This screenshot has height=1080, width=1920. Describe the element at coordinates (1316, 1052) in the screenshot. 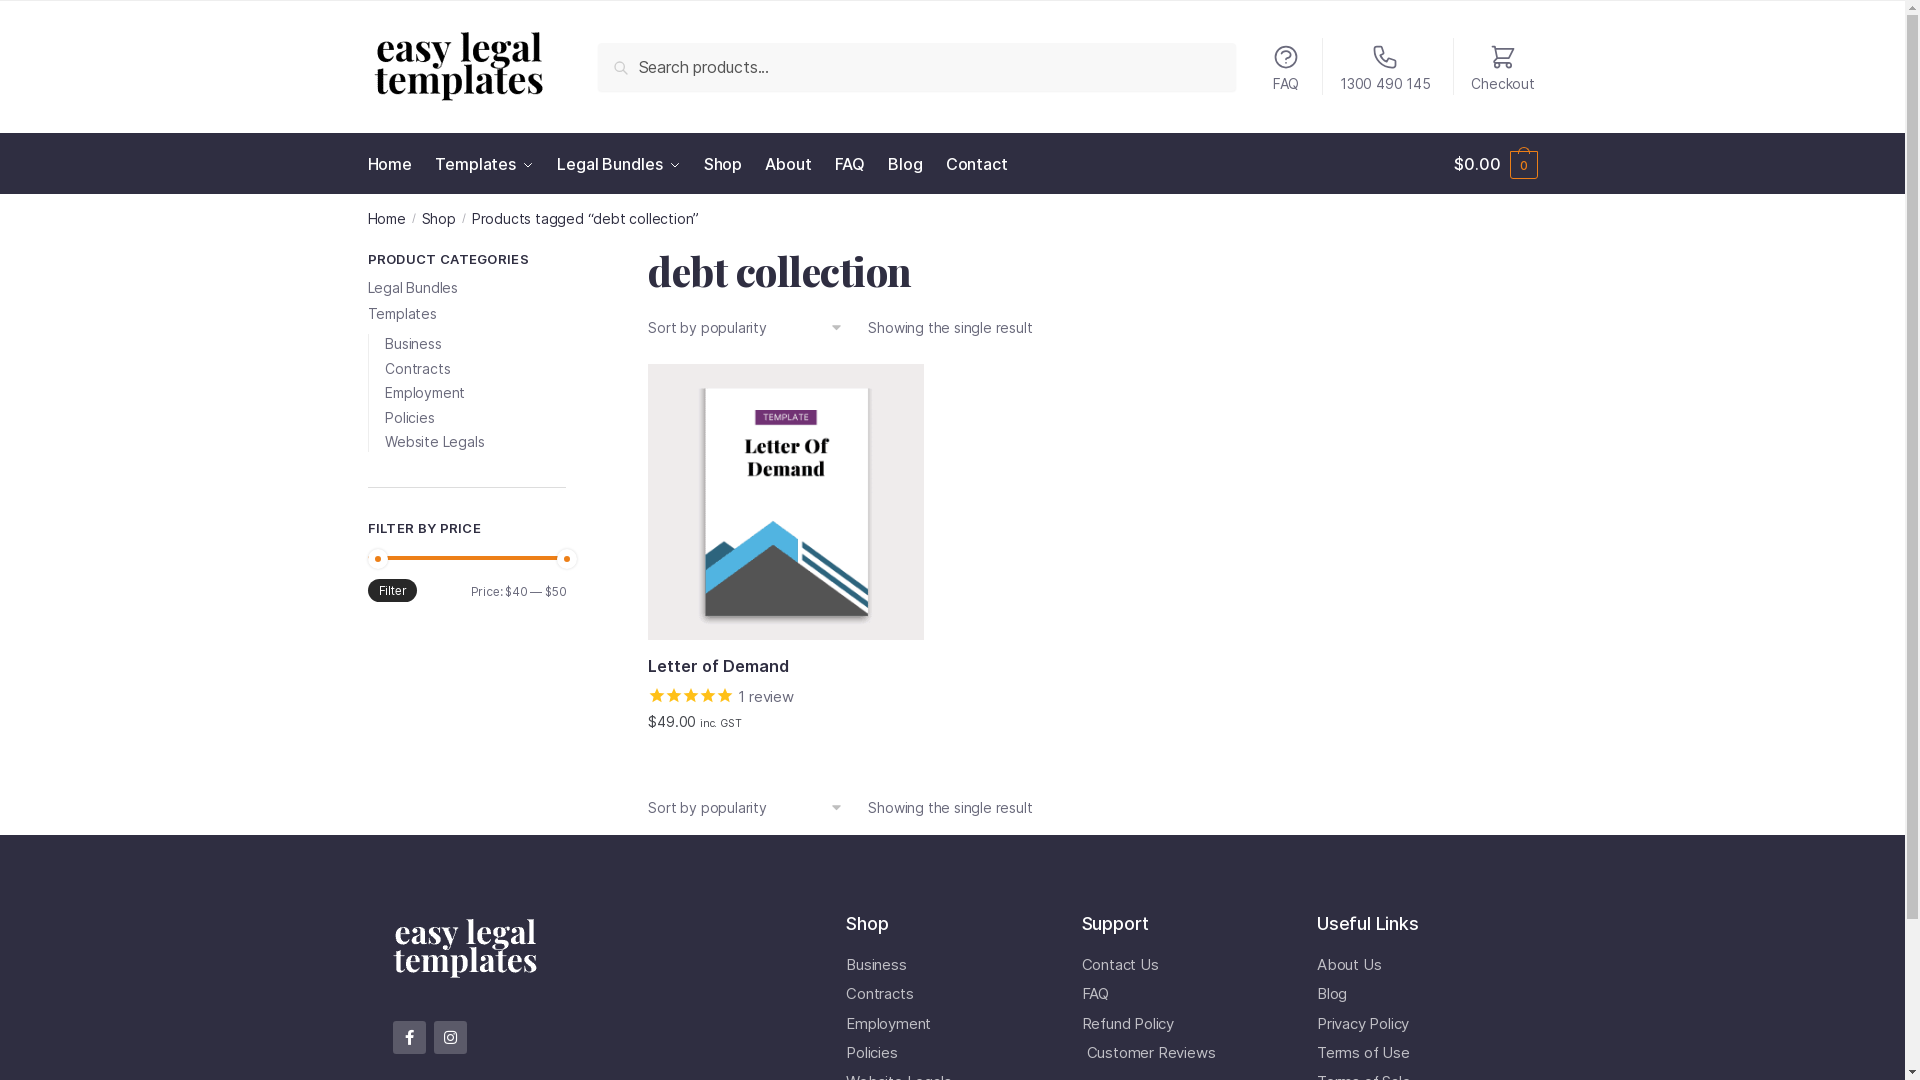

I see `'Terms of Use'` at that location.